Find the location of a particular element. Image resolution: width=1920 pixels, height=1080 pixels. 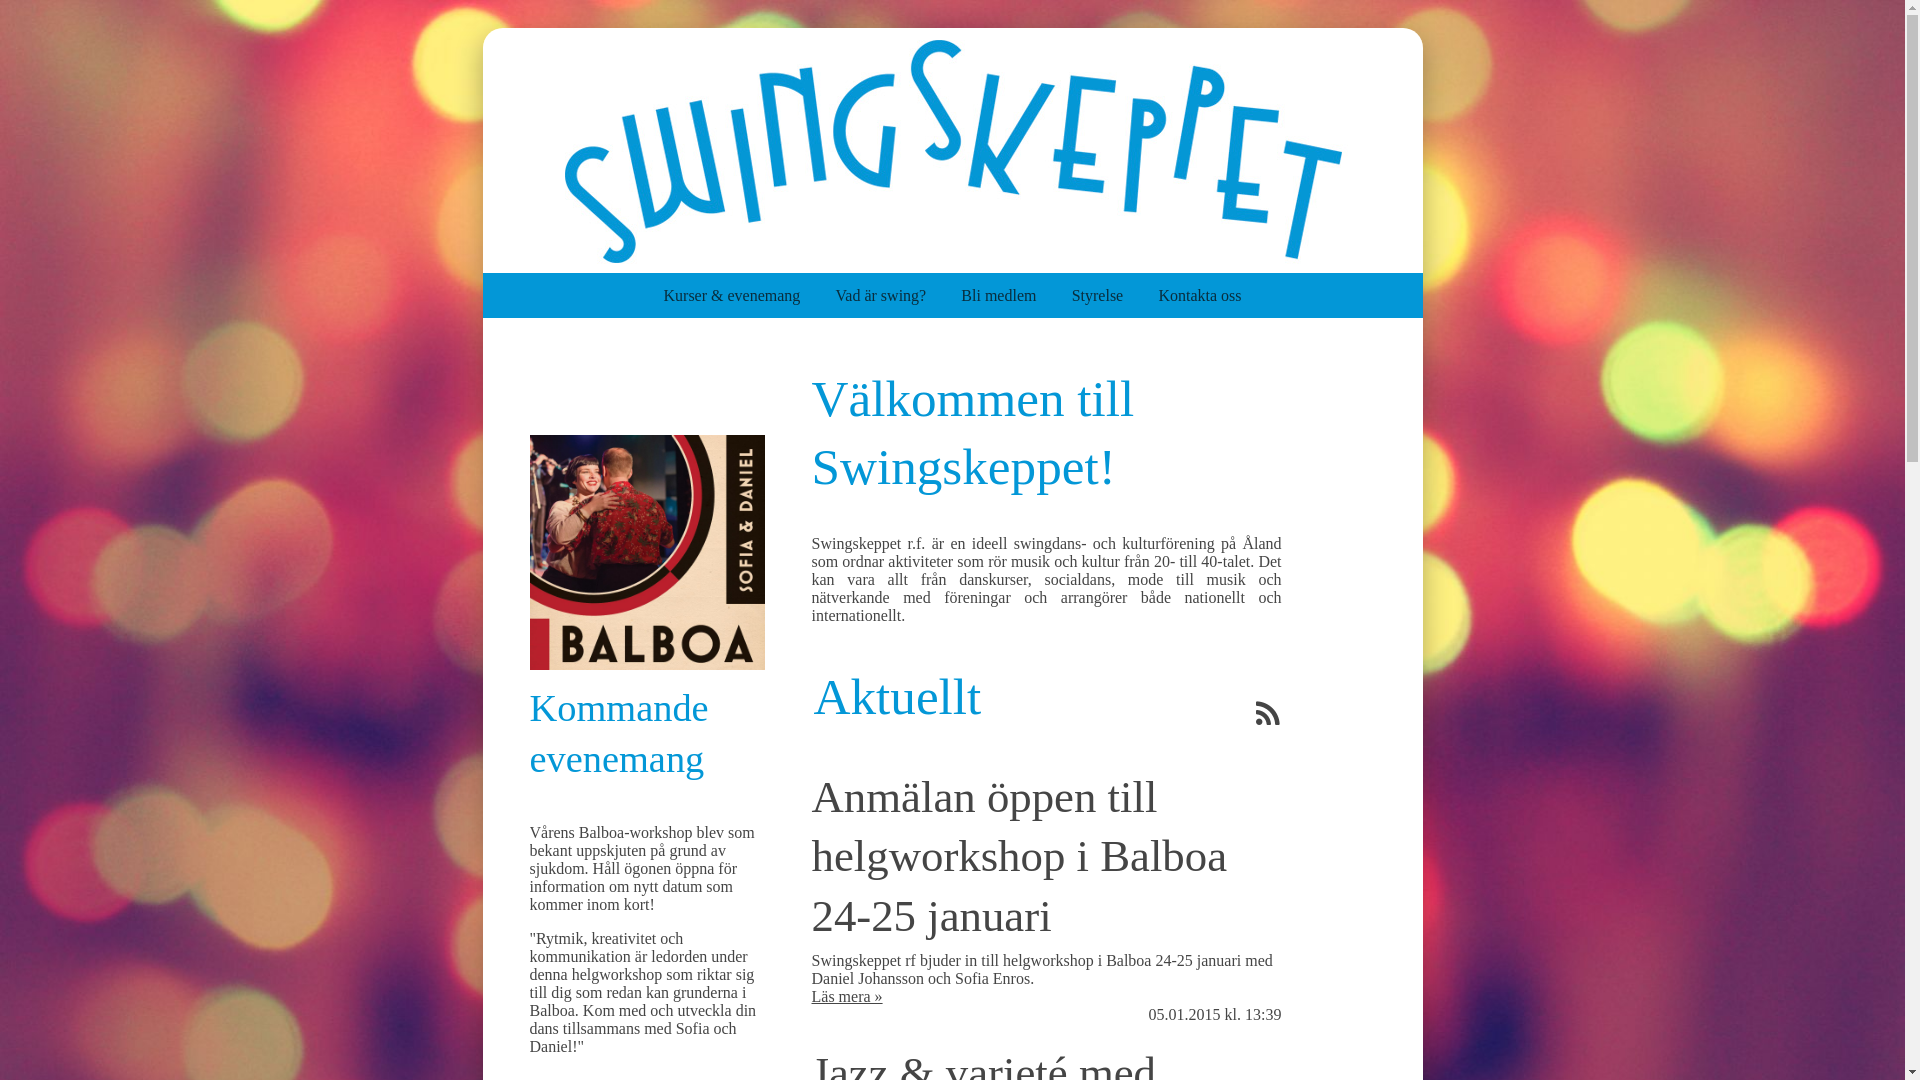

'Styrelse' is located at coordinates (1114, 295).